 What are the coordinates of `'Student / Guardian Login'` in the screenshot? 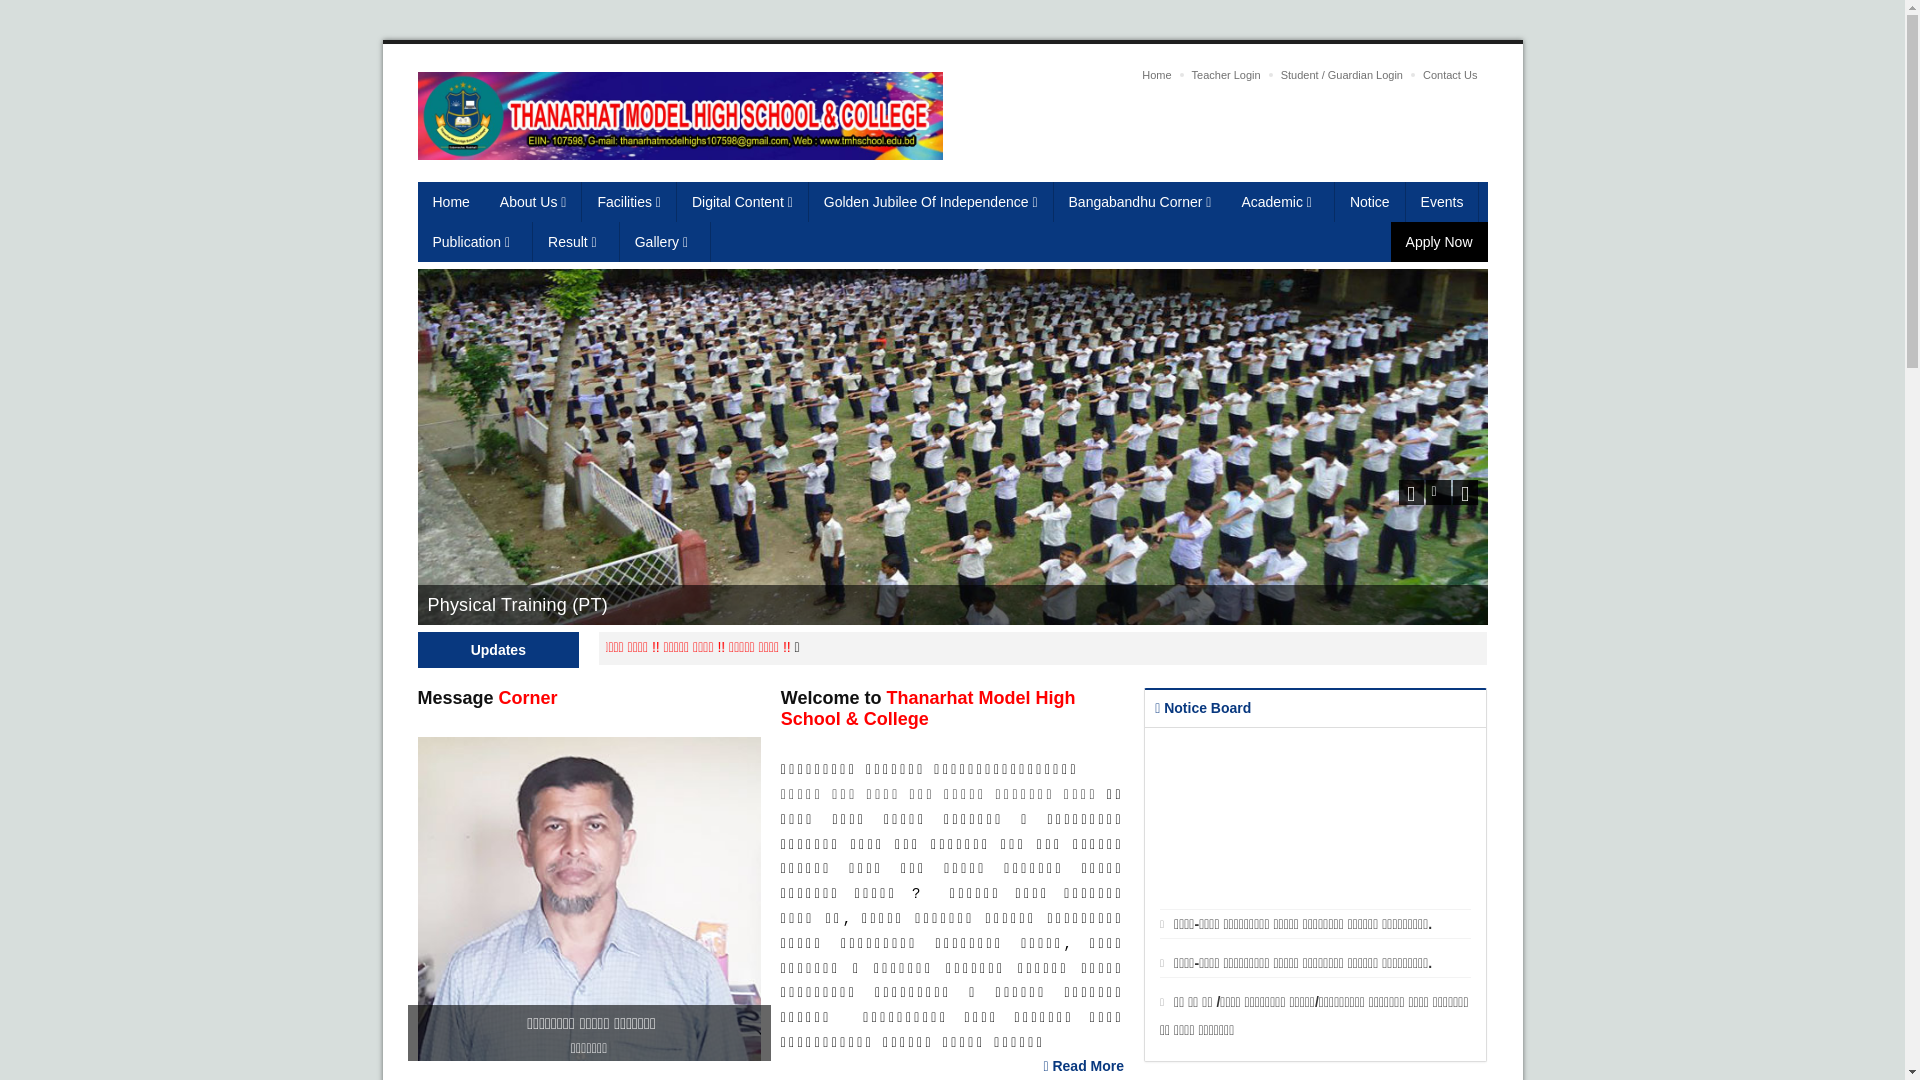 It's located at (1342, 73).